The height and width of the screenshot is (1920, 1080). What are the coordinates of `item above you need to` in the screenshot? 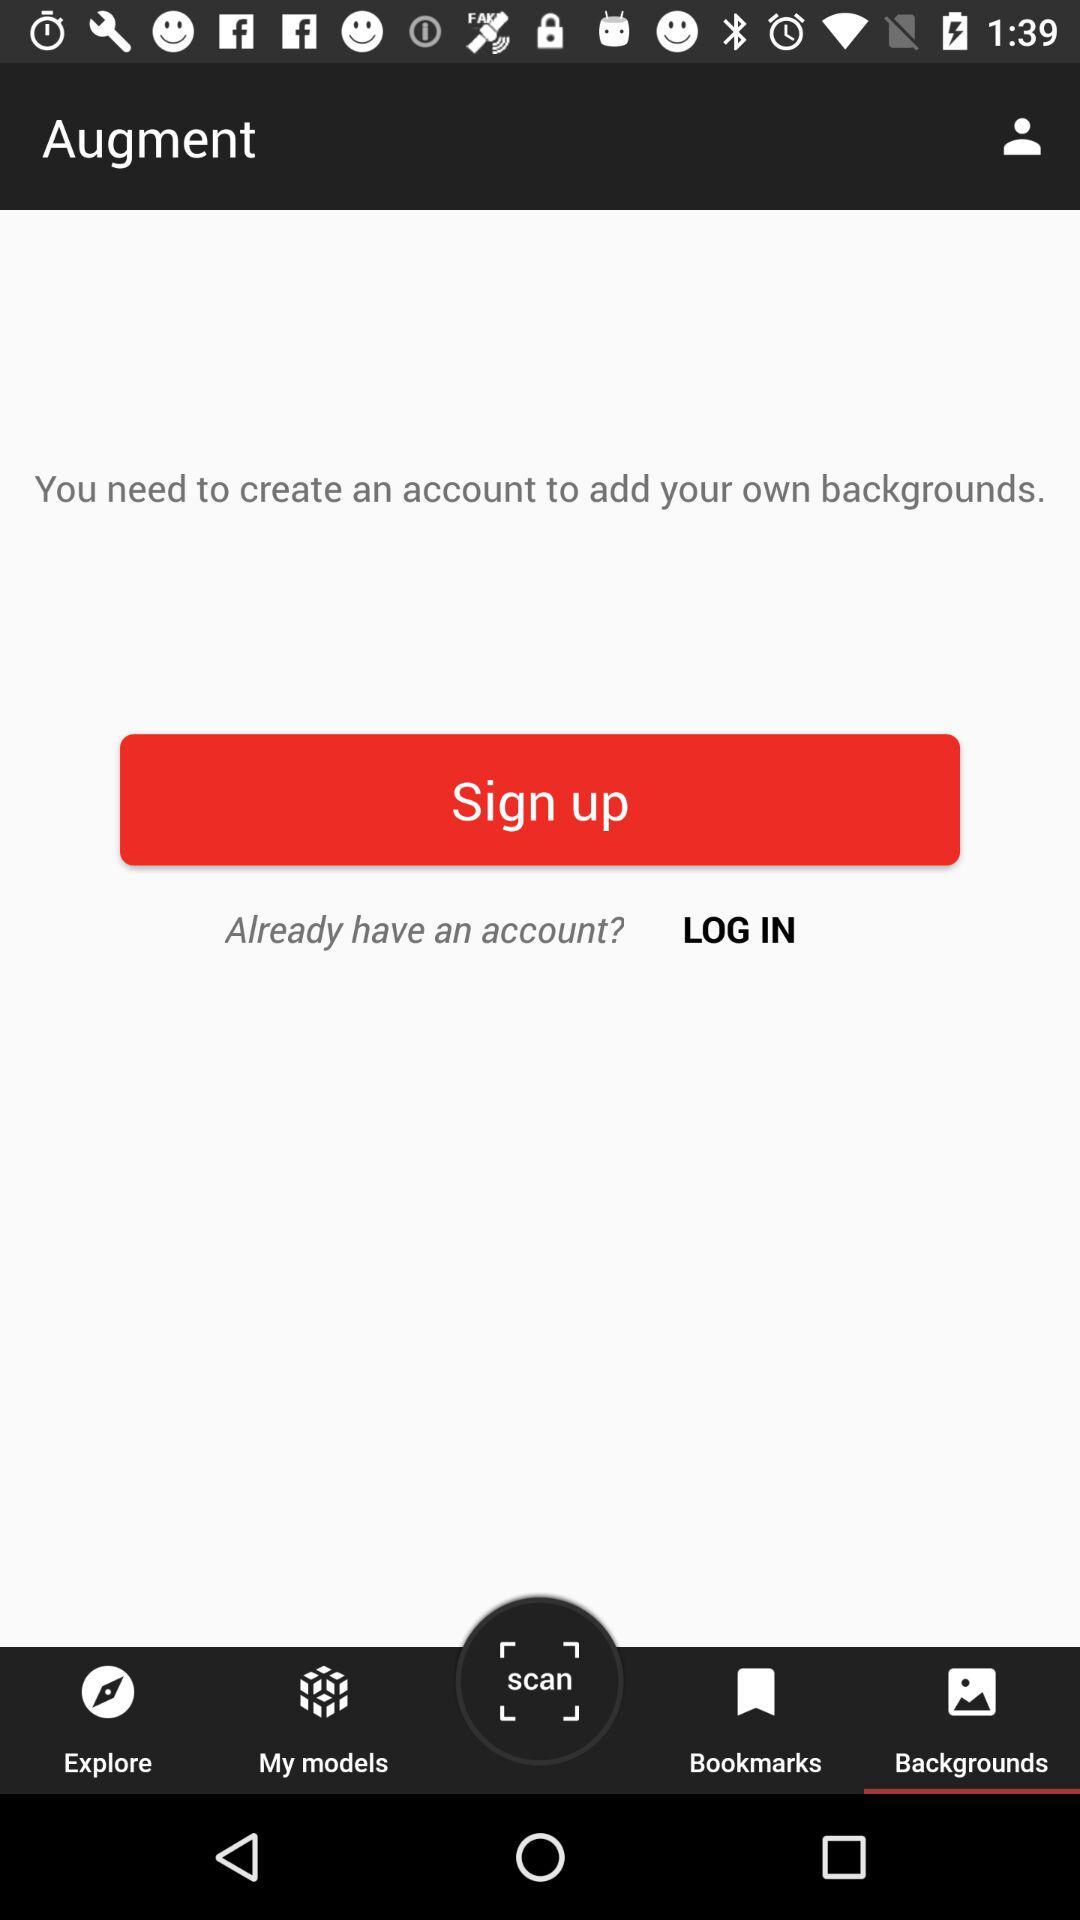 It's located at (1027, 135).